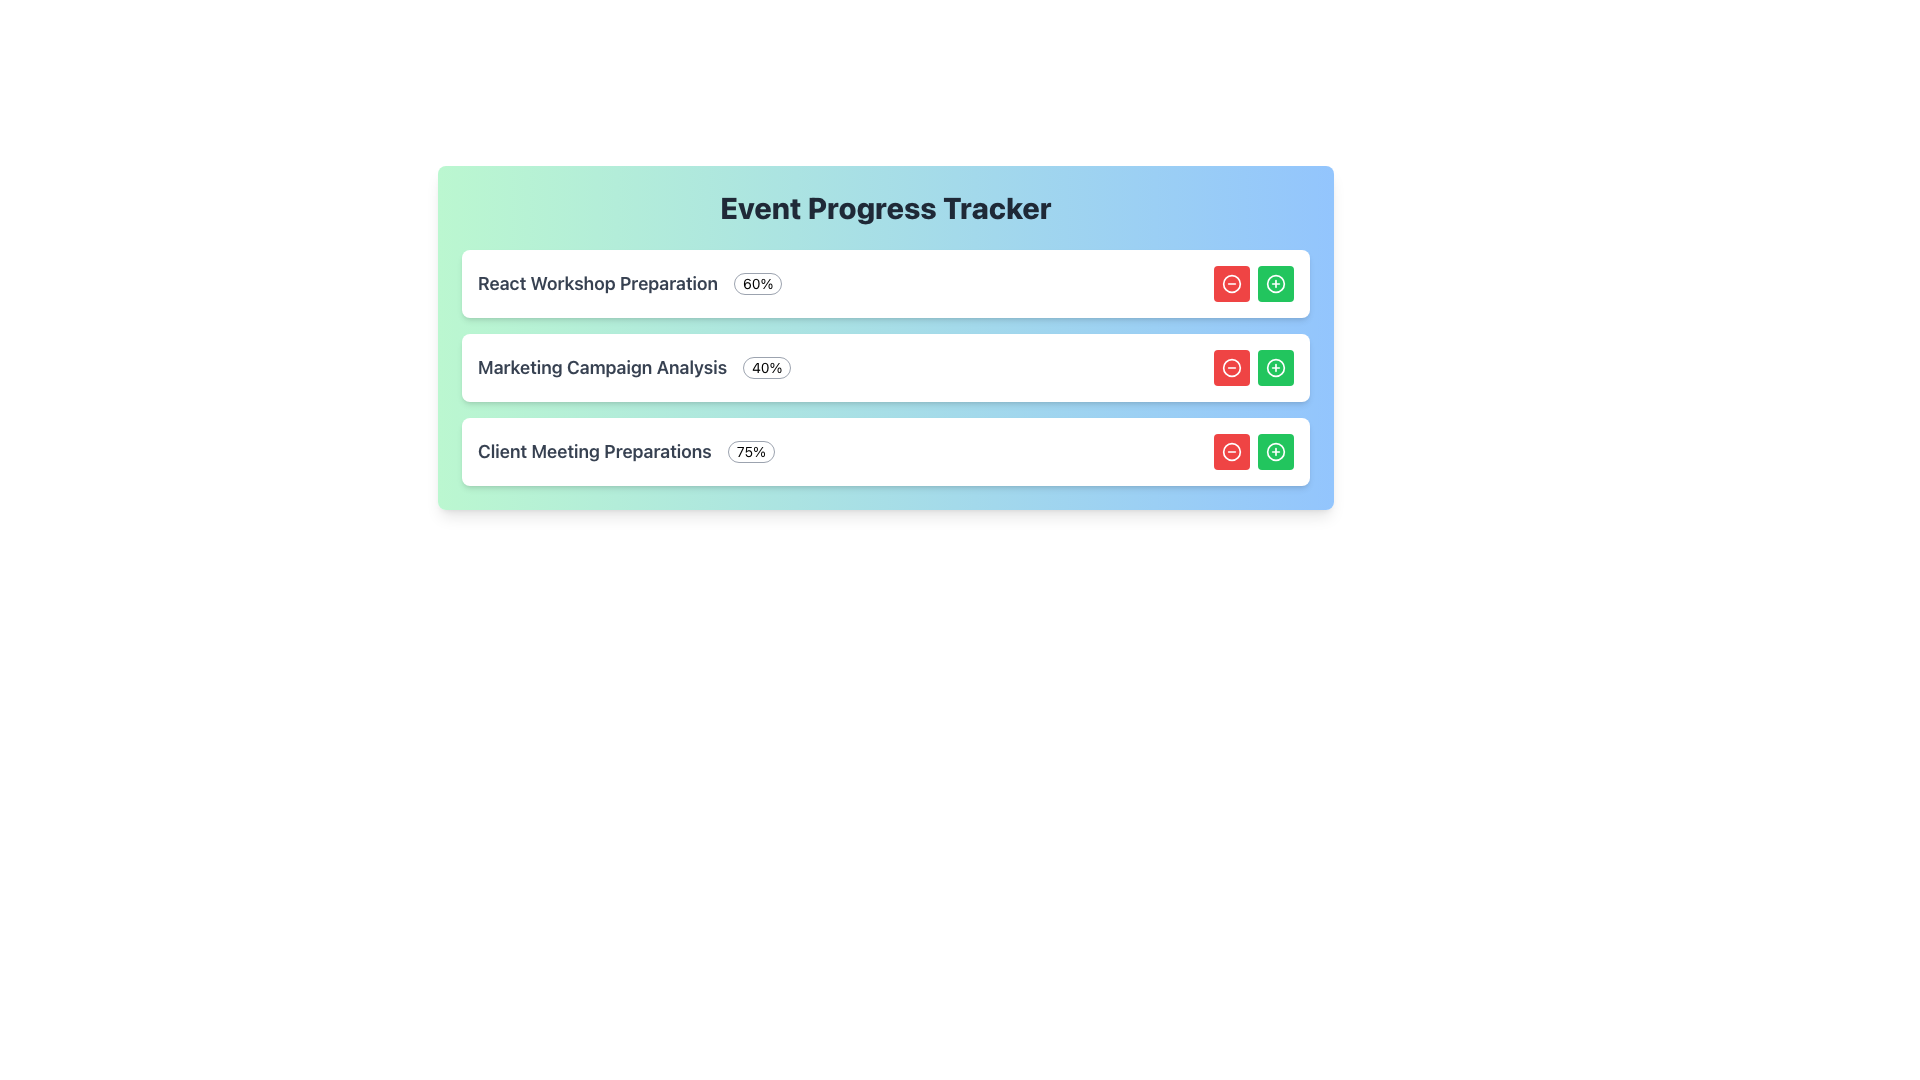  What do you see at coordinates (885, 367) in the screenshot?
I see `the second card in the vertically stacked group that provides a progress tracker and description for a marketing campaign analysis task` at bounding box center [885, 367].